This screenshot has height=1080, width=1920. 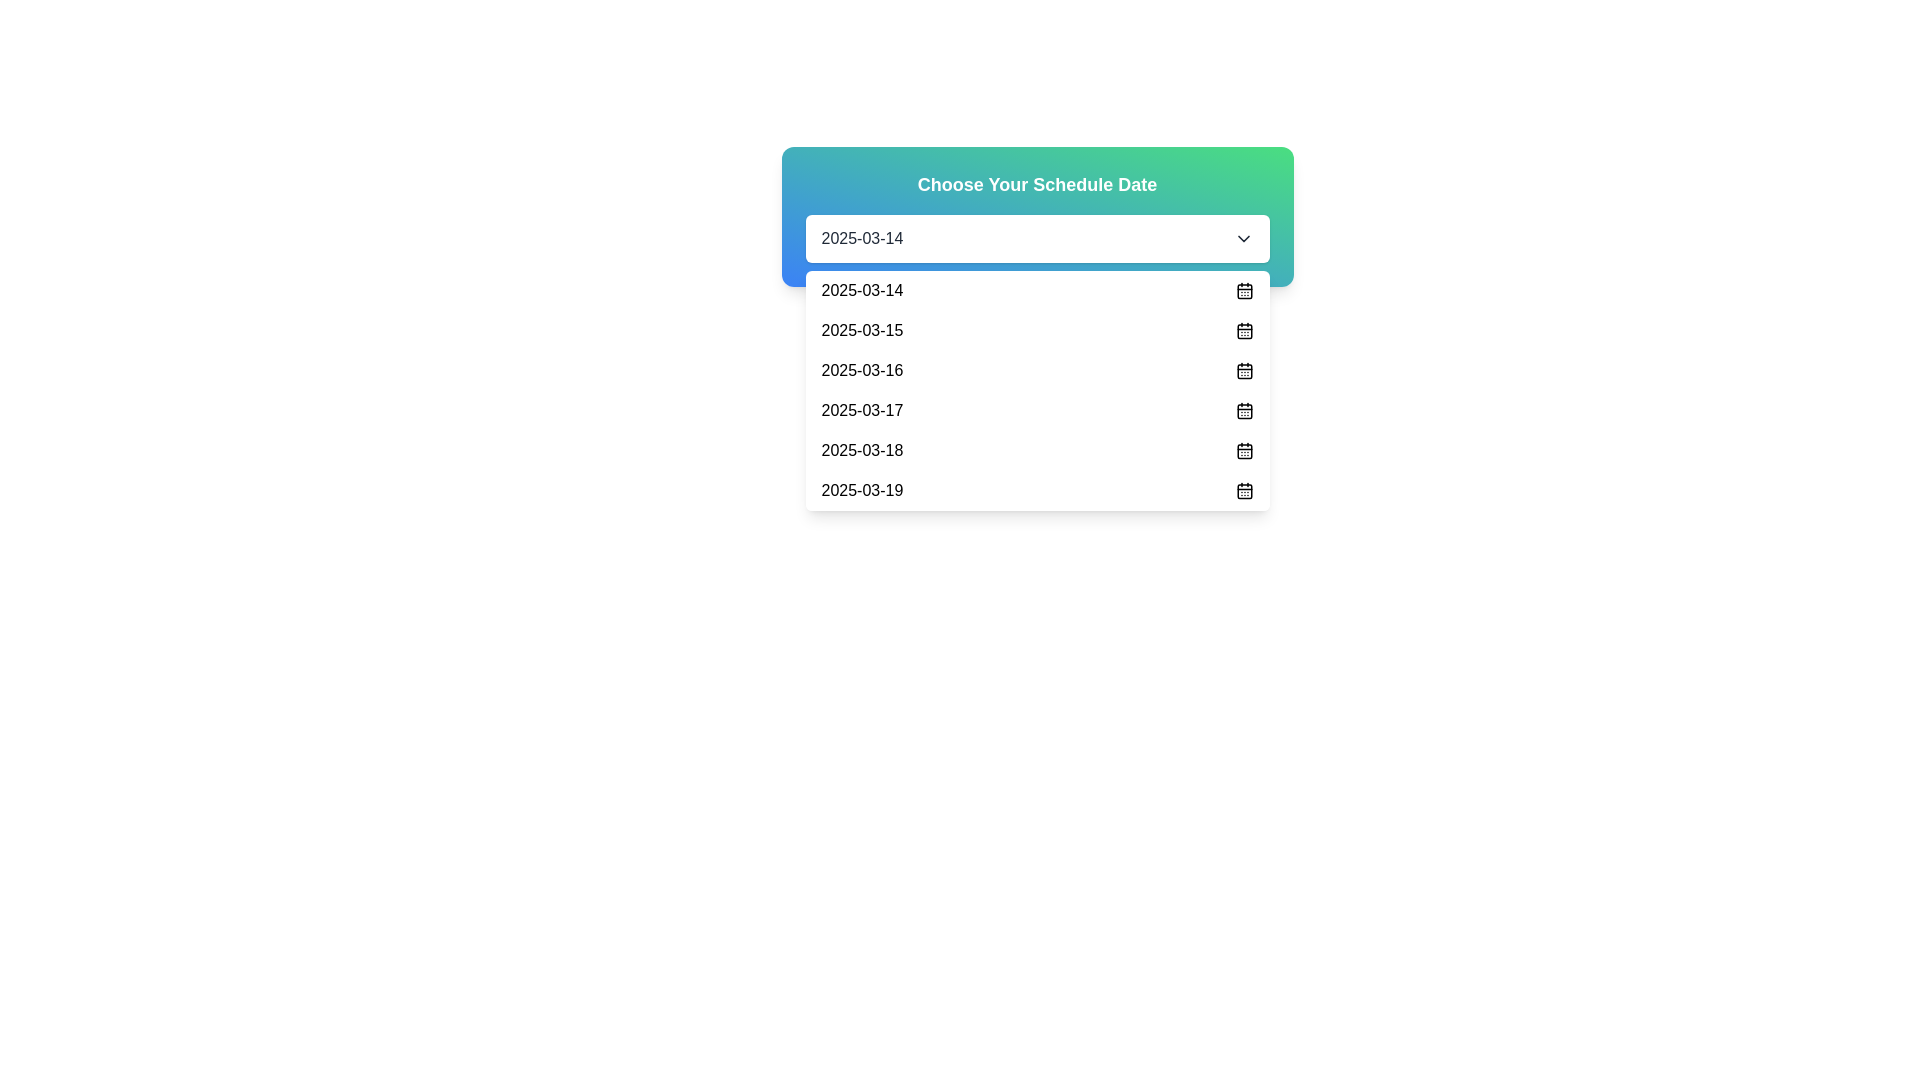 I want to click on the calendar icon representing the date '2025-03-17' located at the far right of its row in the dropdown list, so click(x=1243, y=410).